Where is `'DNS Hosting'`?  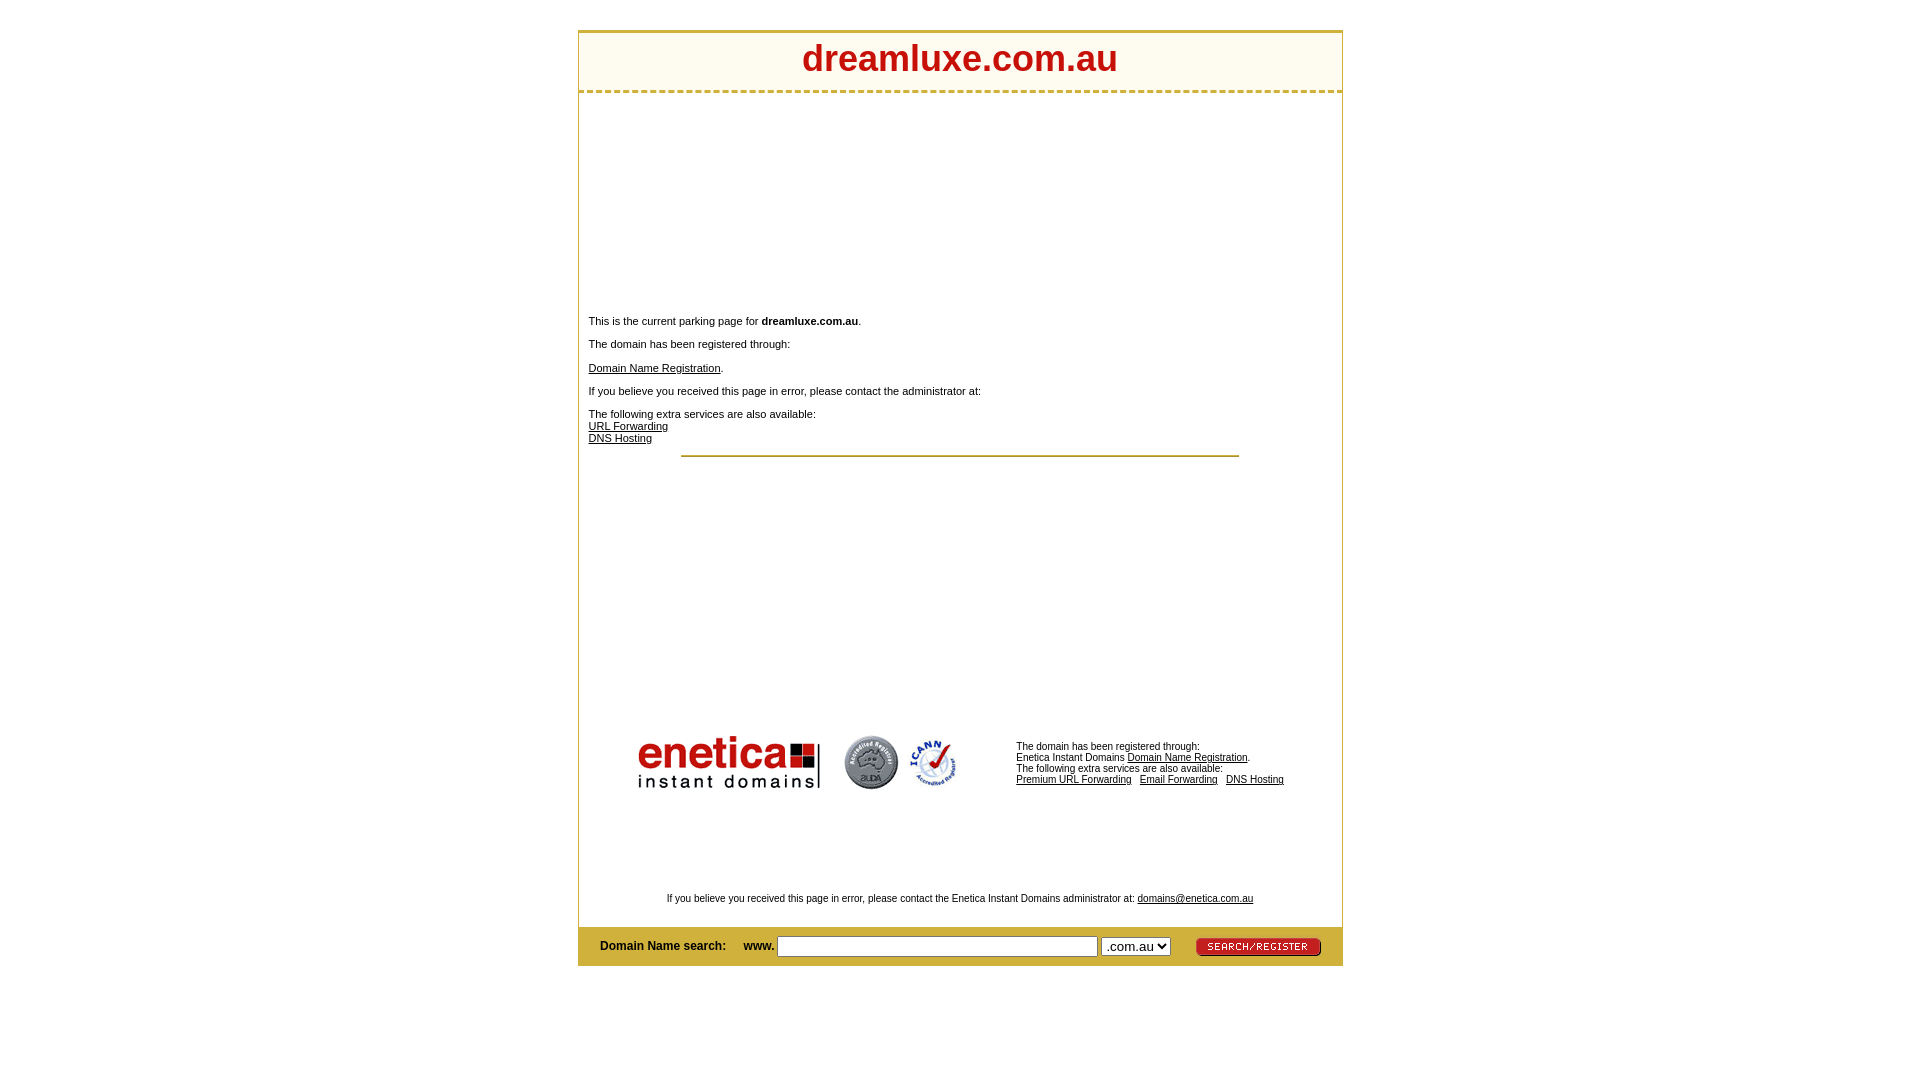
'DNS Hosting' is located at coordinates (618, 437).